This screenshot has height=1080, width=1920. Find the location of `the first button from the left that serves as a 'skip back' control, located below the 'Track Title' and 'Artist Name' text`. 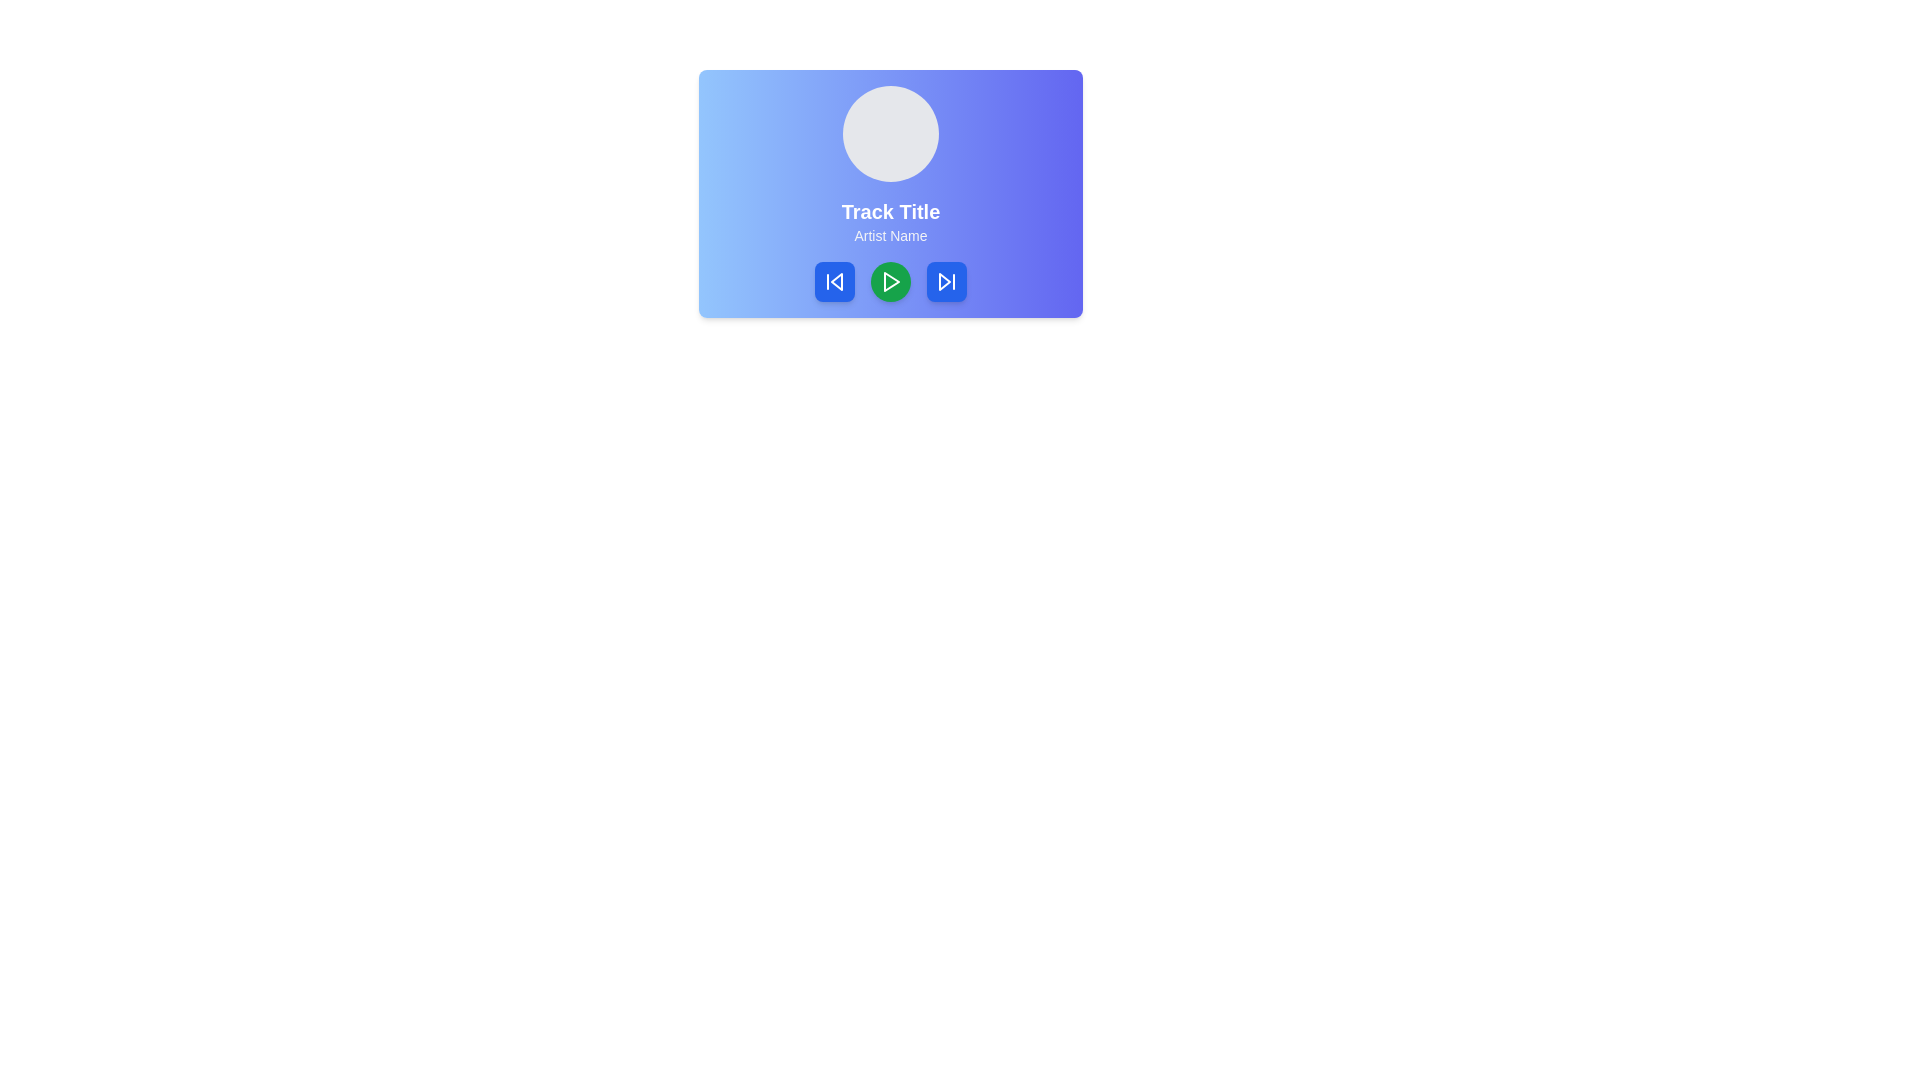

the first button from the left that serves as a 'skip back' control, located below the 'Track Title' and 'Artist Name' text is located at coordinates (835, 281).